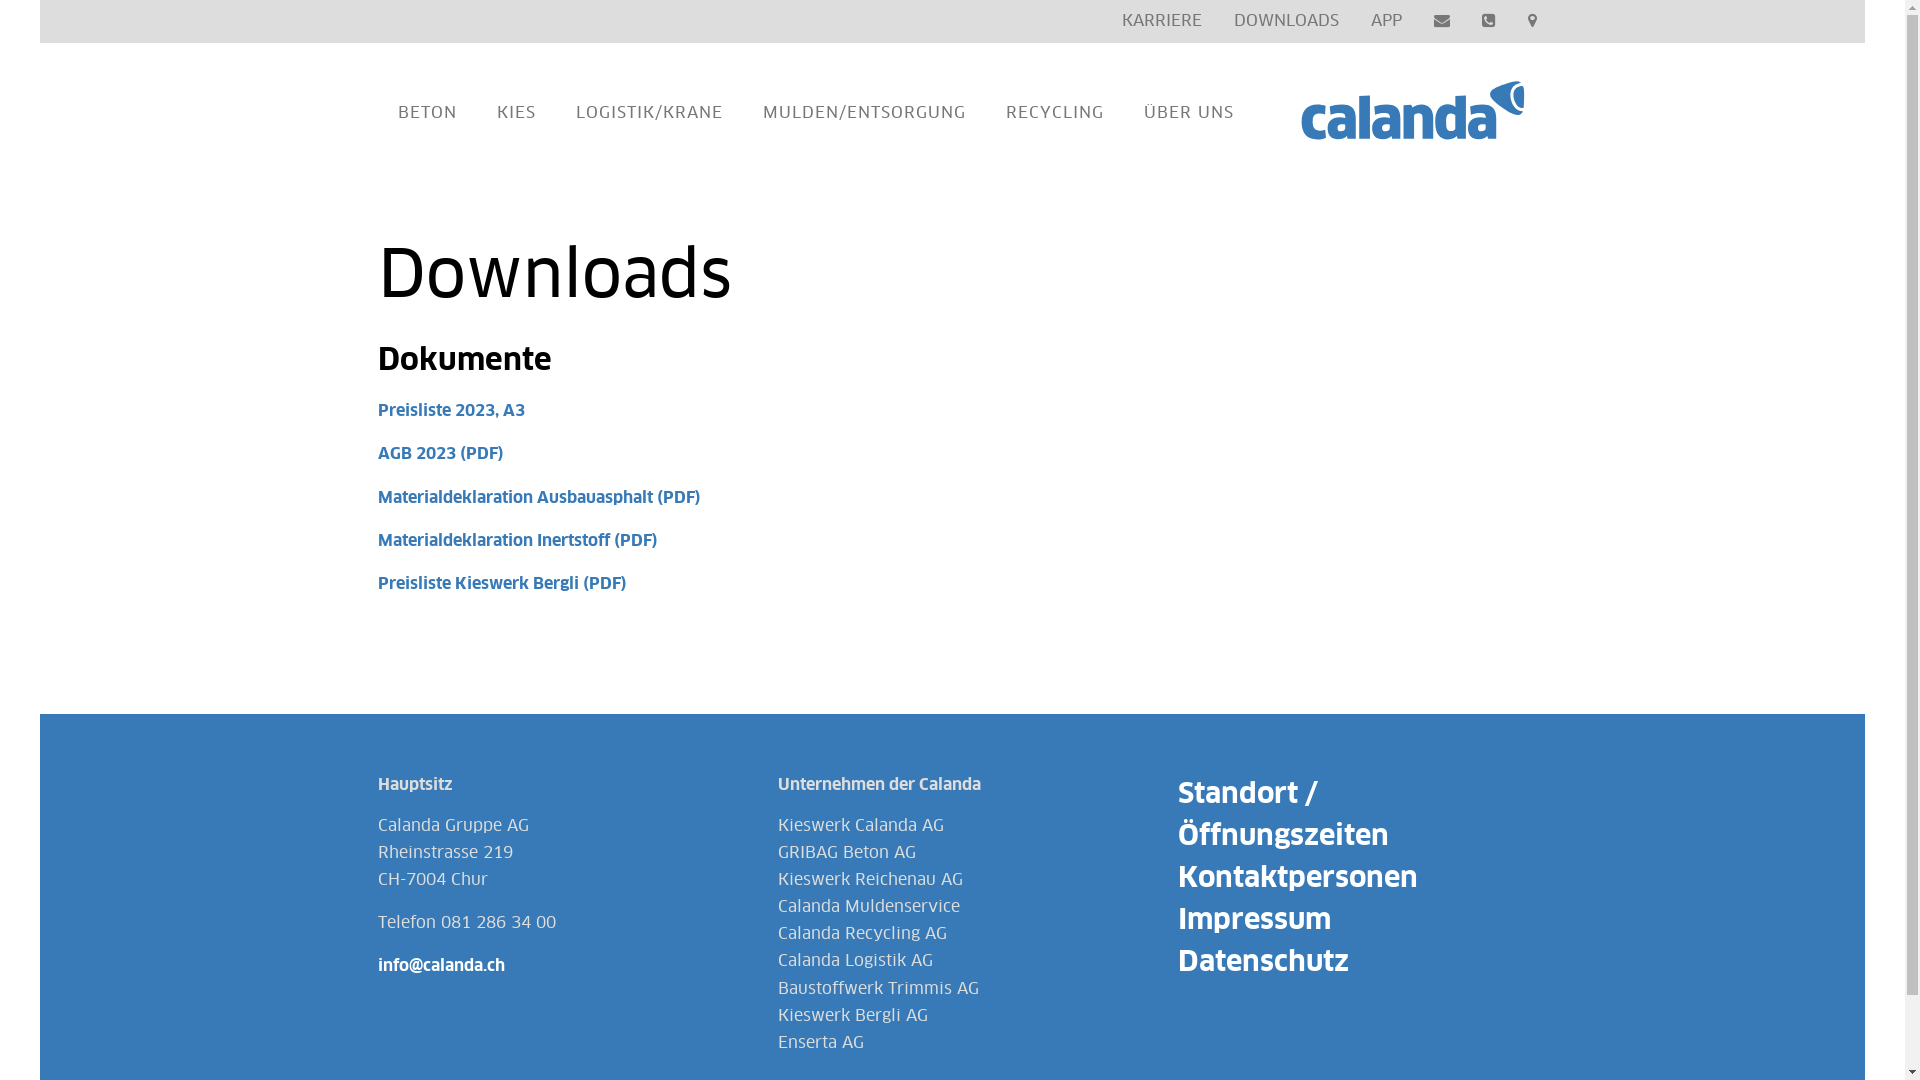 The width and height of the screenshot is (1920, 1080). Describe the element at coordinates (1262, 962) in the screenshot. I see `'Datenschutz'` at that location.